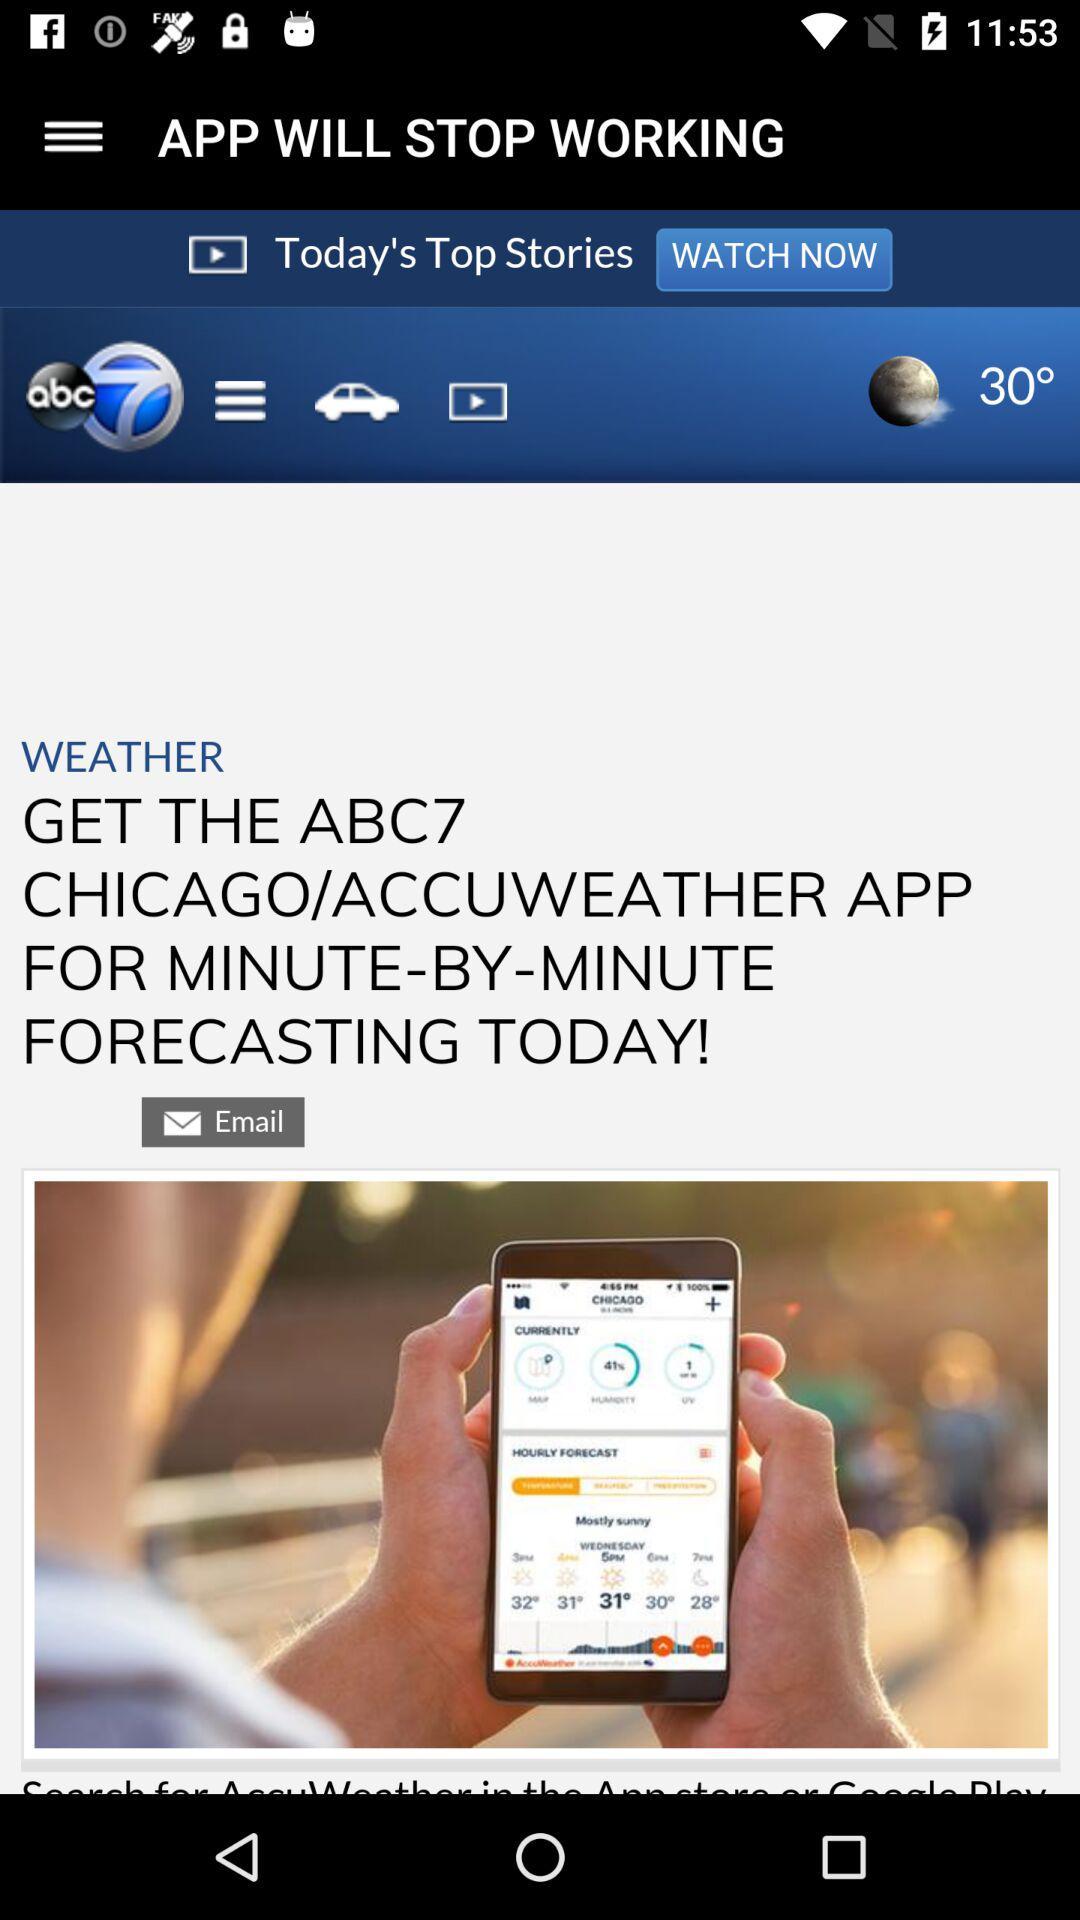 This screenshot has width=1080, height=1920. I want to click on this is button for more options, so click(72, 135).